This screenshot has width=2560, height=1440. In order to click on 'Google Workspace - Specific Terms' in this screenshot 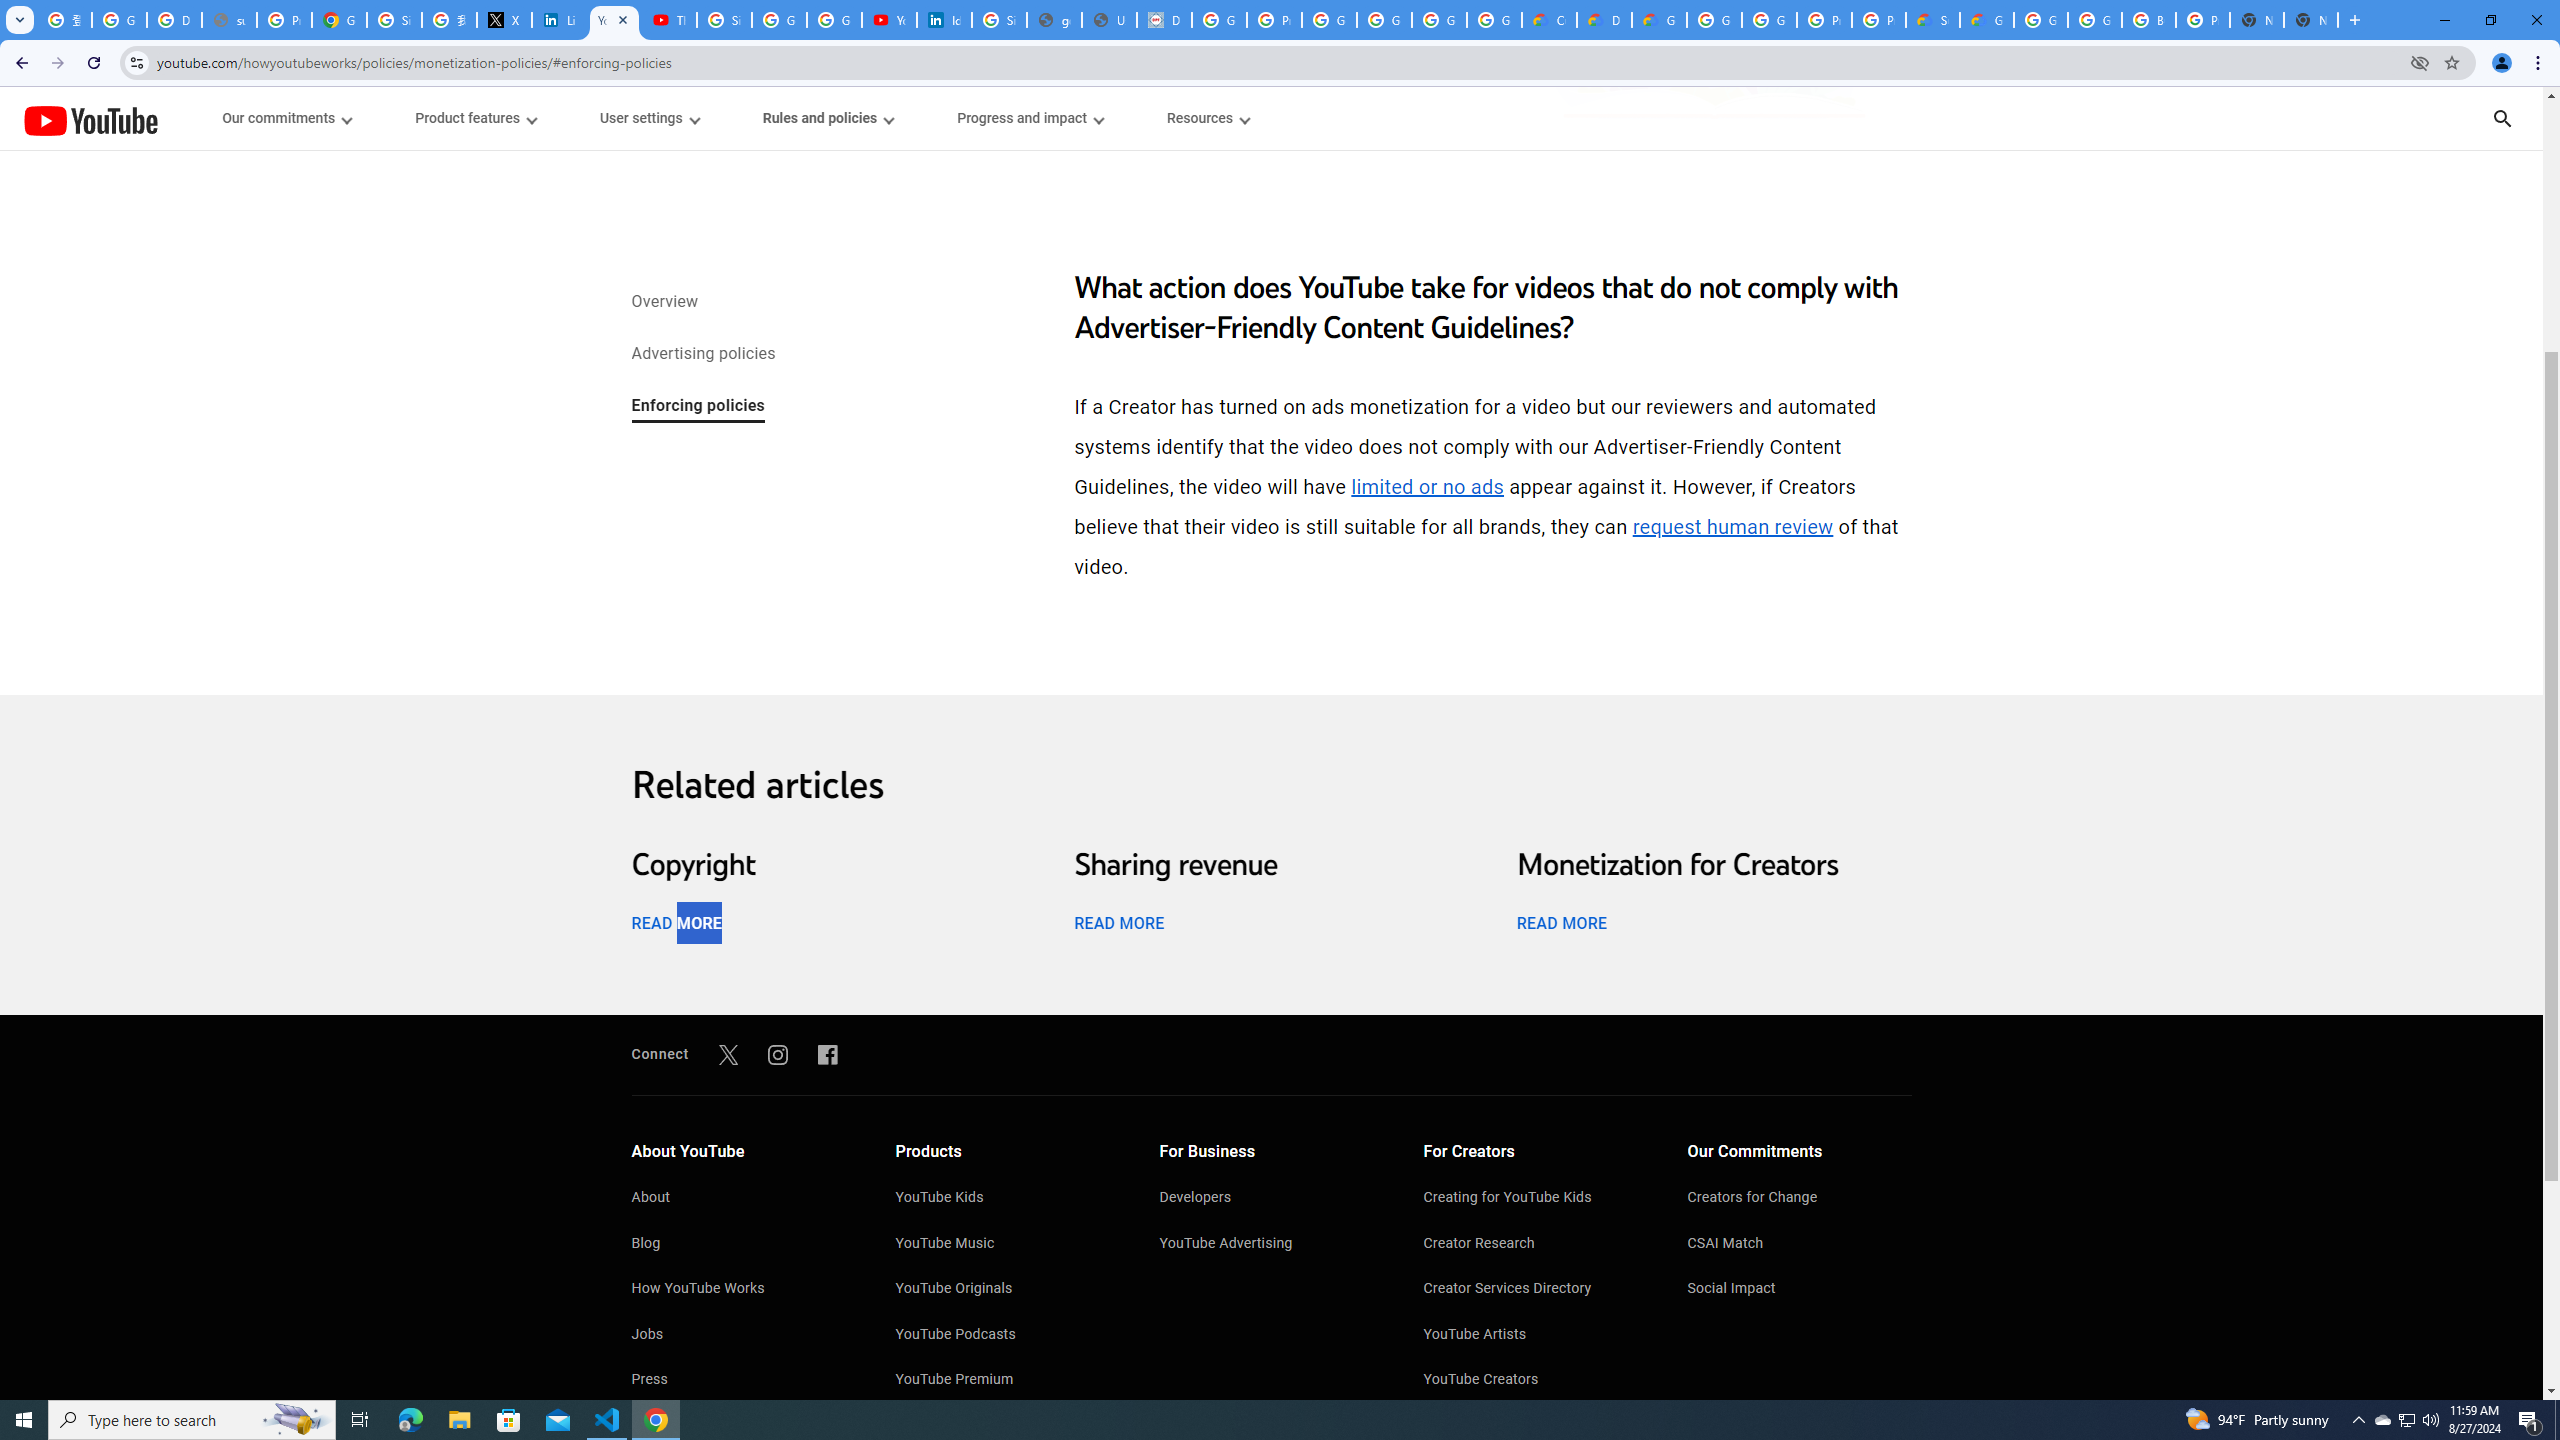, I will do `click(1439, 19)`.